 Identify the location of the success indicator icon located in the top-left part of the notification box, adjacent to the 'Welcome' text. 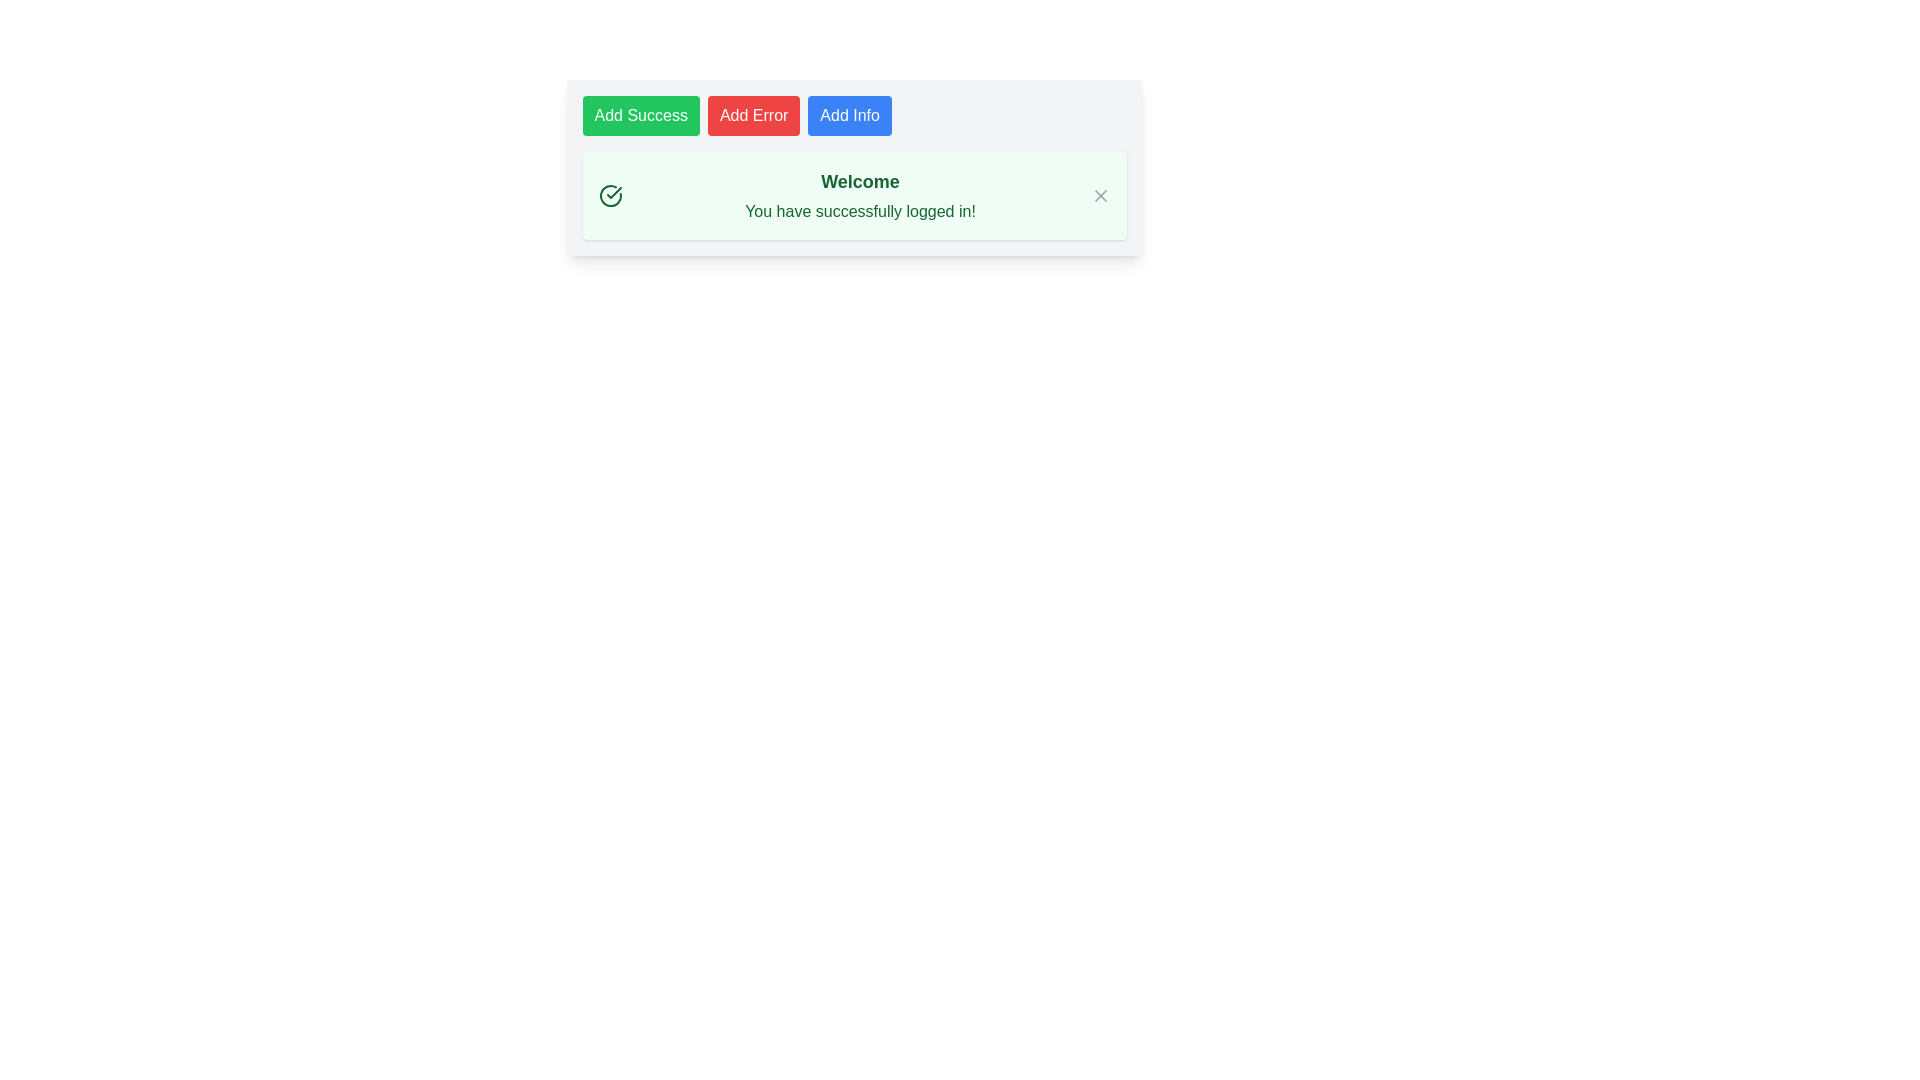
(613, 196).